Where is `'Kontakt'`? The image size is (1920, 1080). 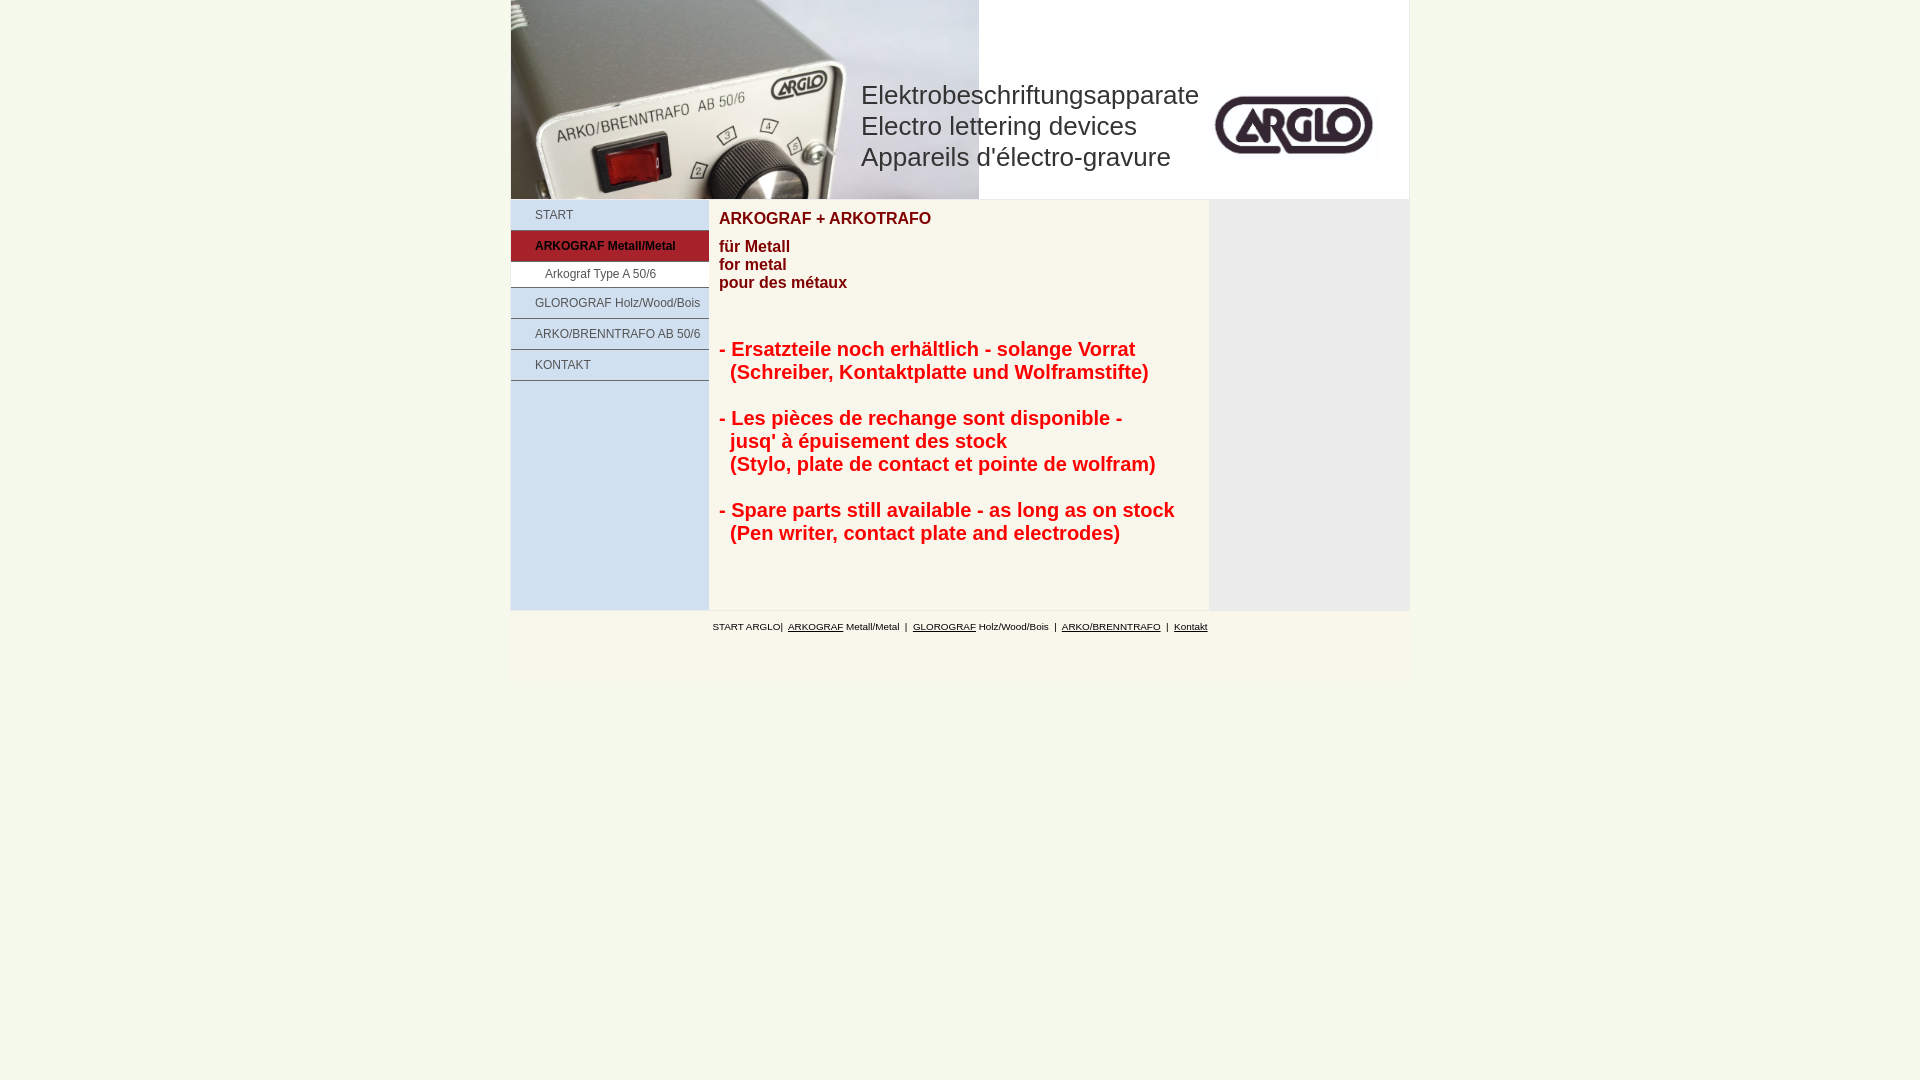 'Kontakt' is located at coordinates (1174, 625).